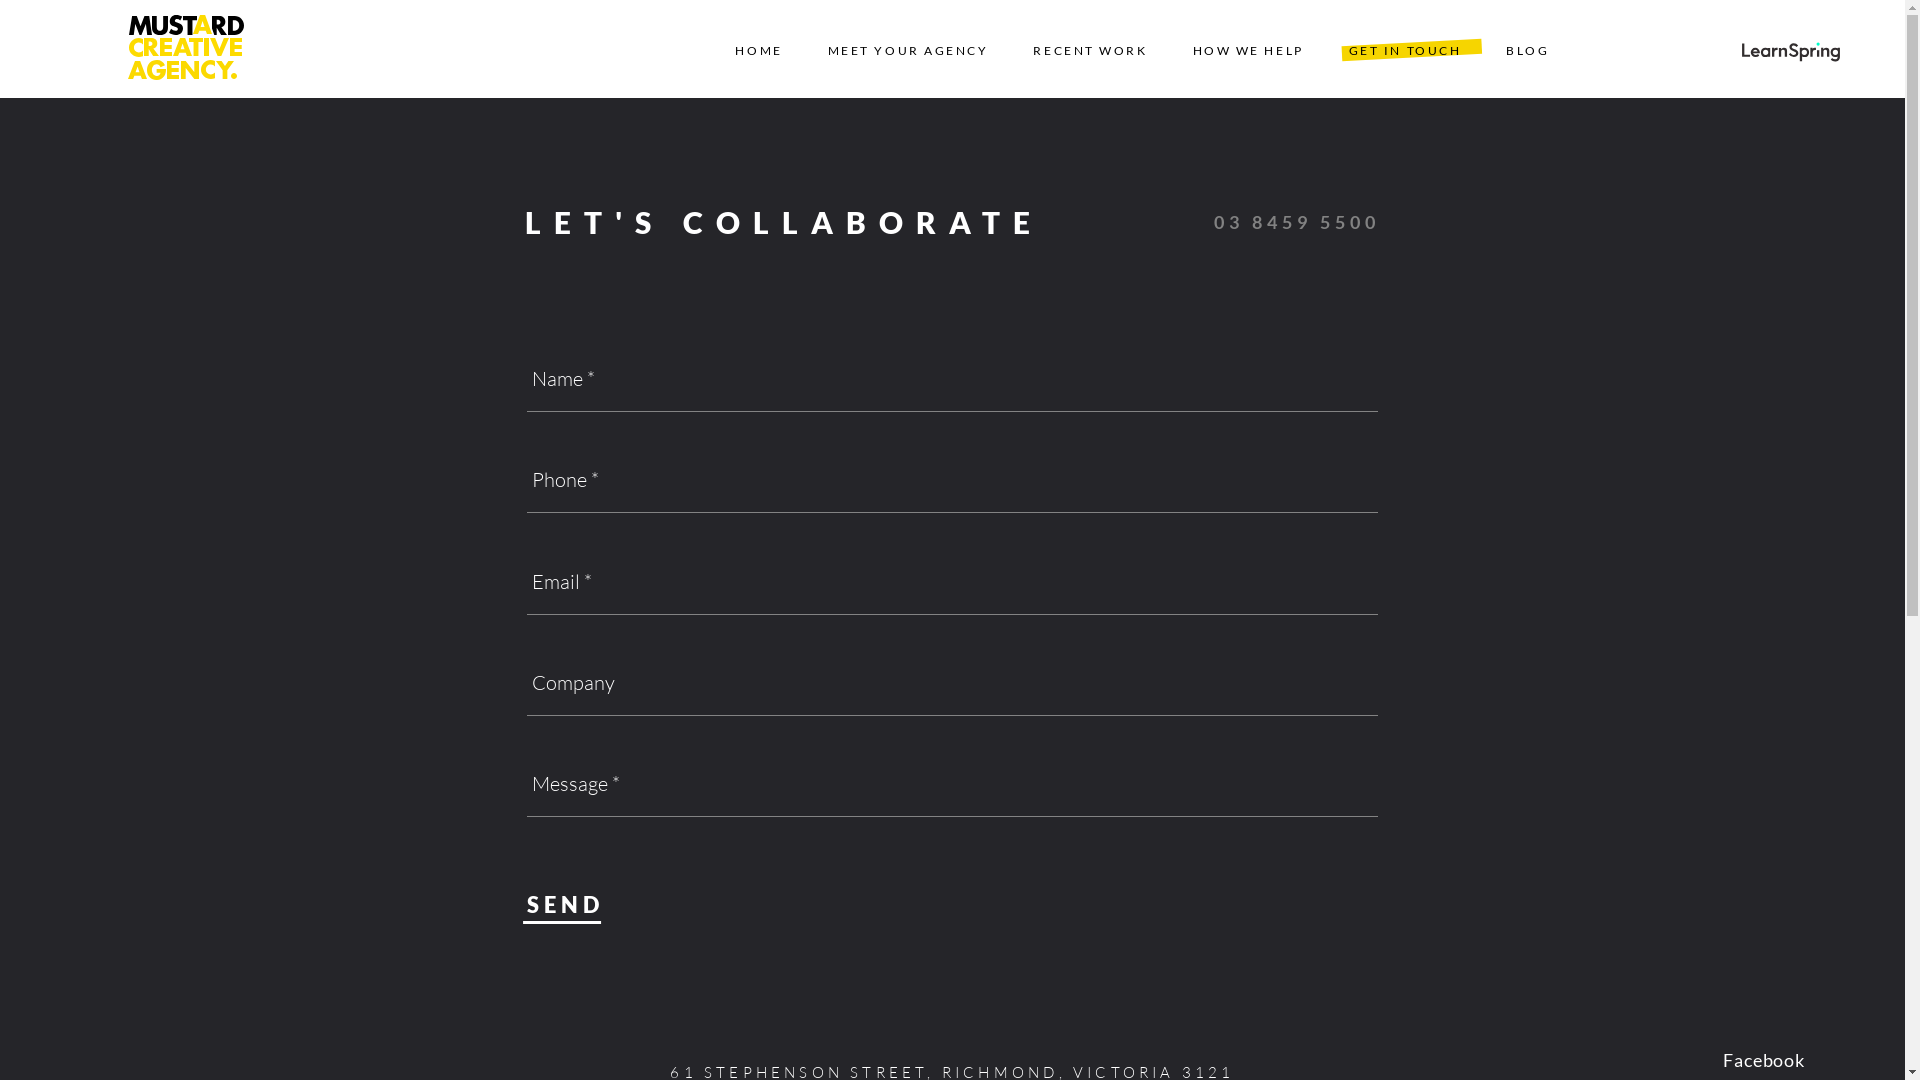  Describe the element at coordinates (1526, 49) in the screenshot. I see `'BLOG'` at that location.